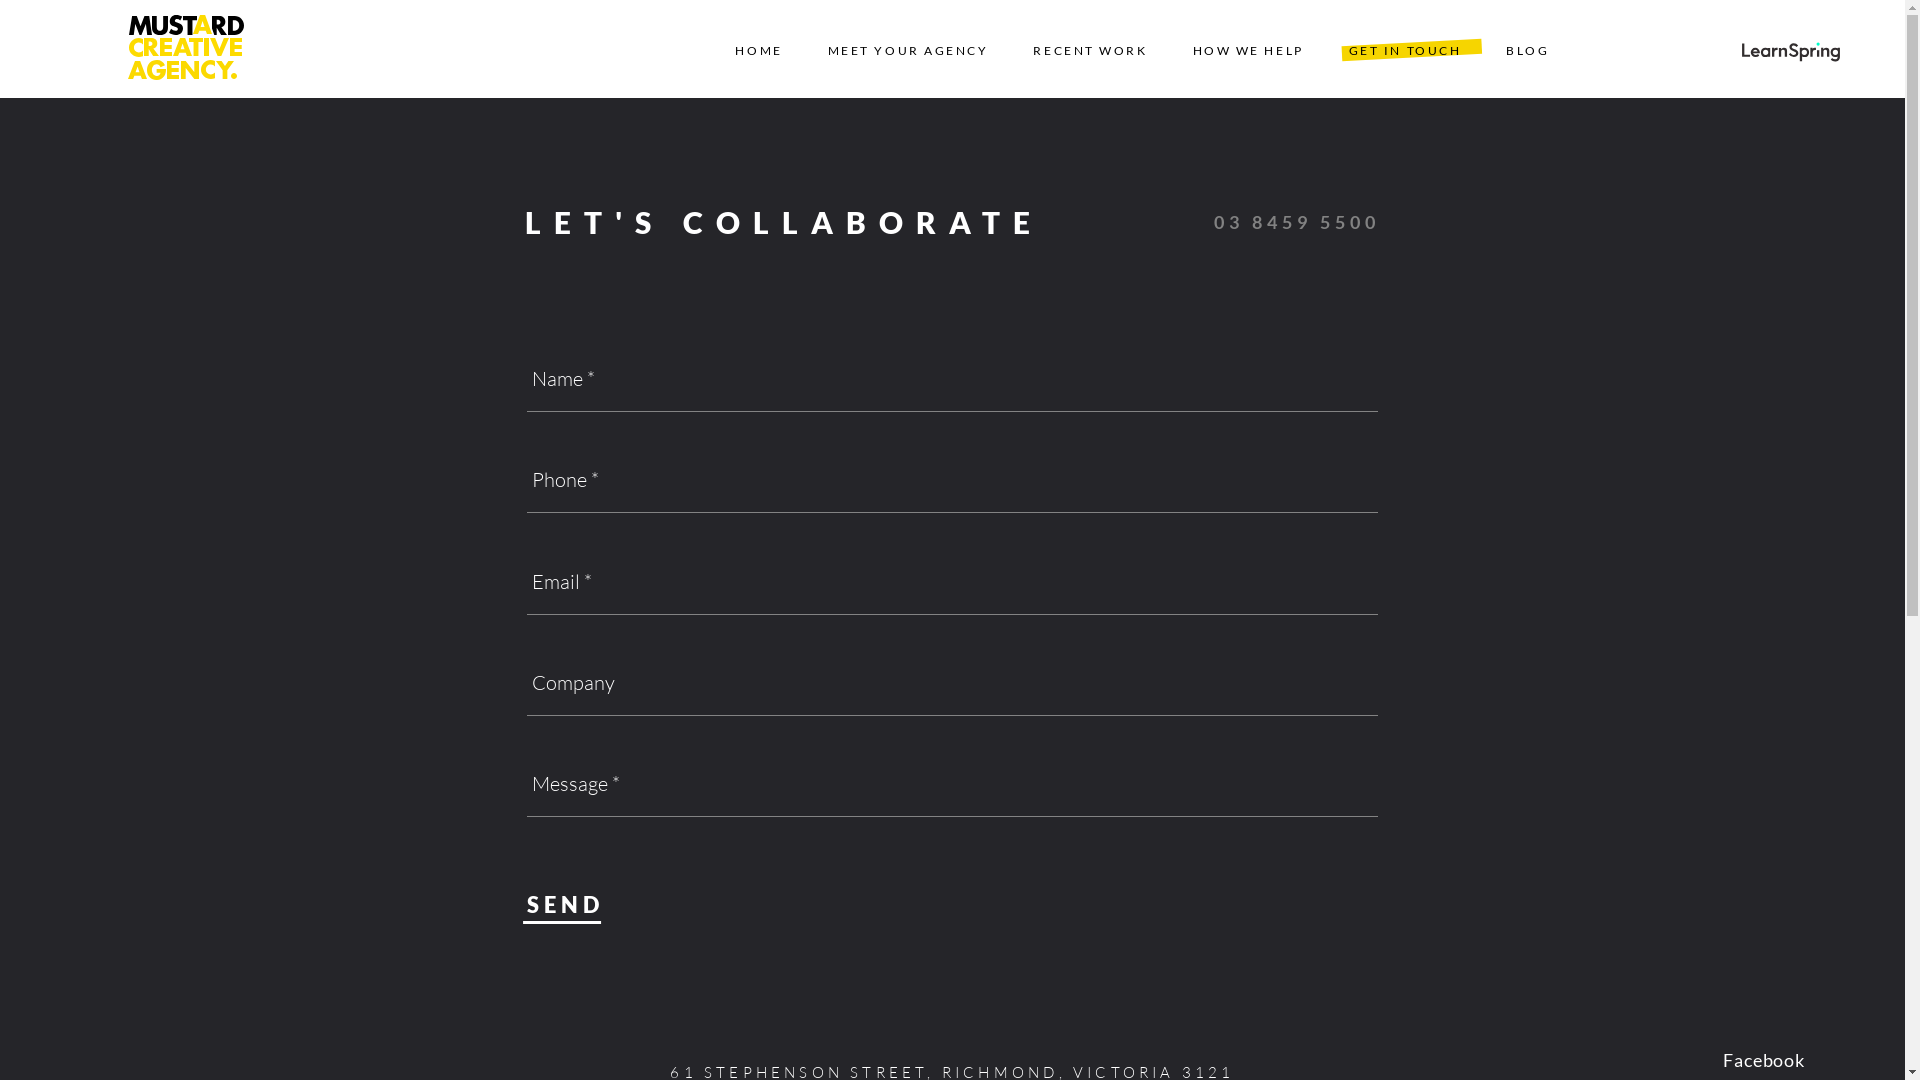  Describe the element at coordinates (1526, 49) in the screenshot. I see `'BLOG'` at that location.